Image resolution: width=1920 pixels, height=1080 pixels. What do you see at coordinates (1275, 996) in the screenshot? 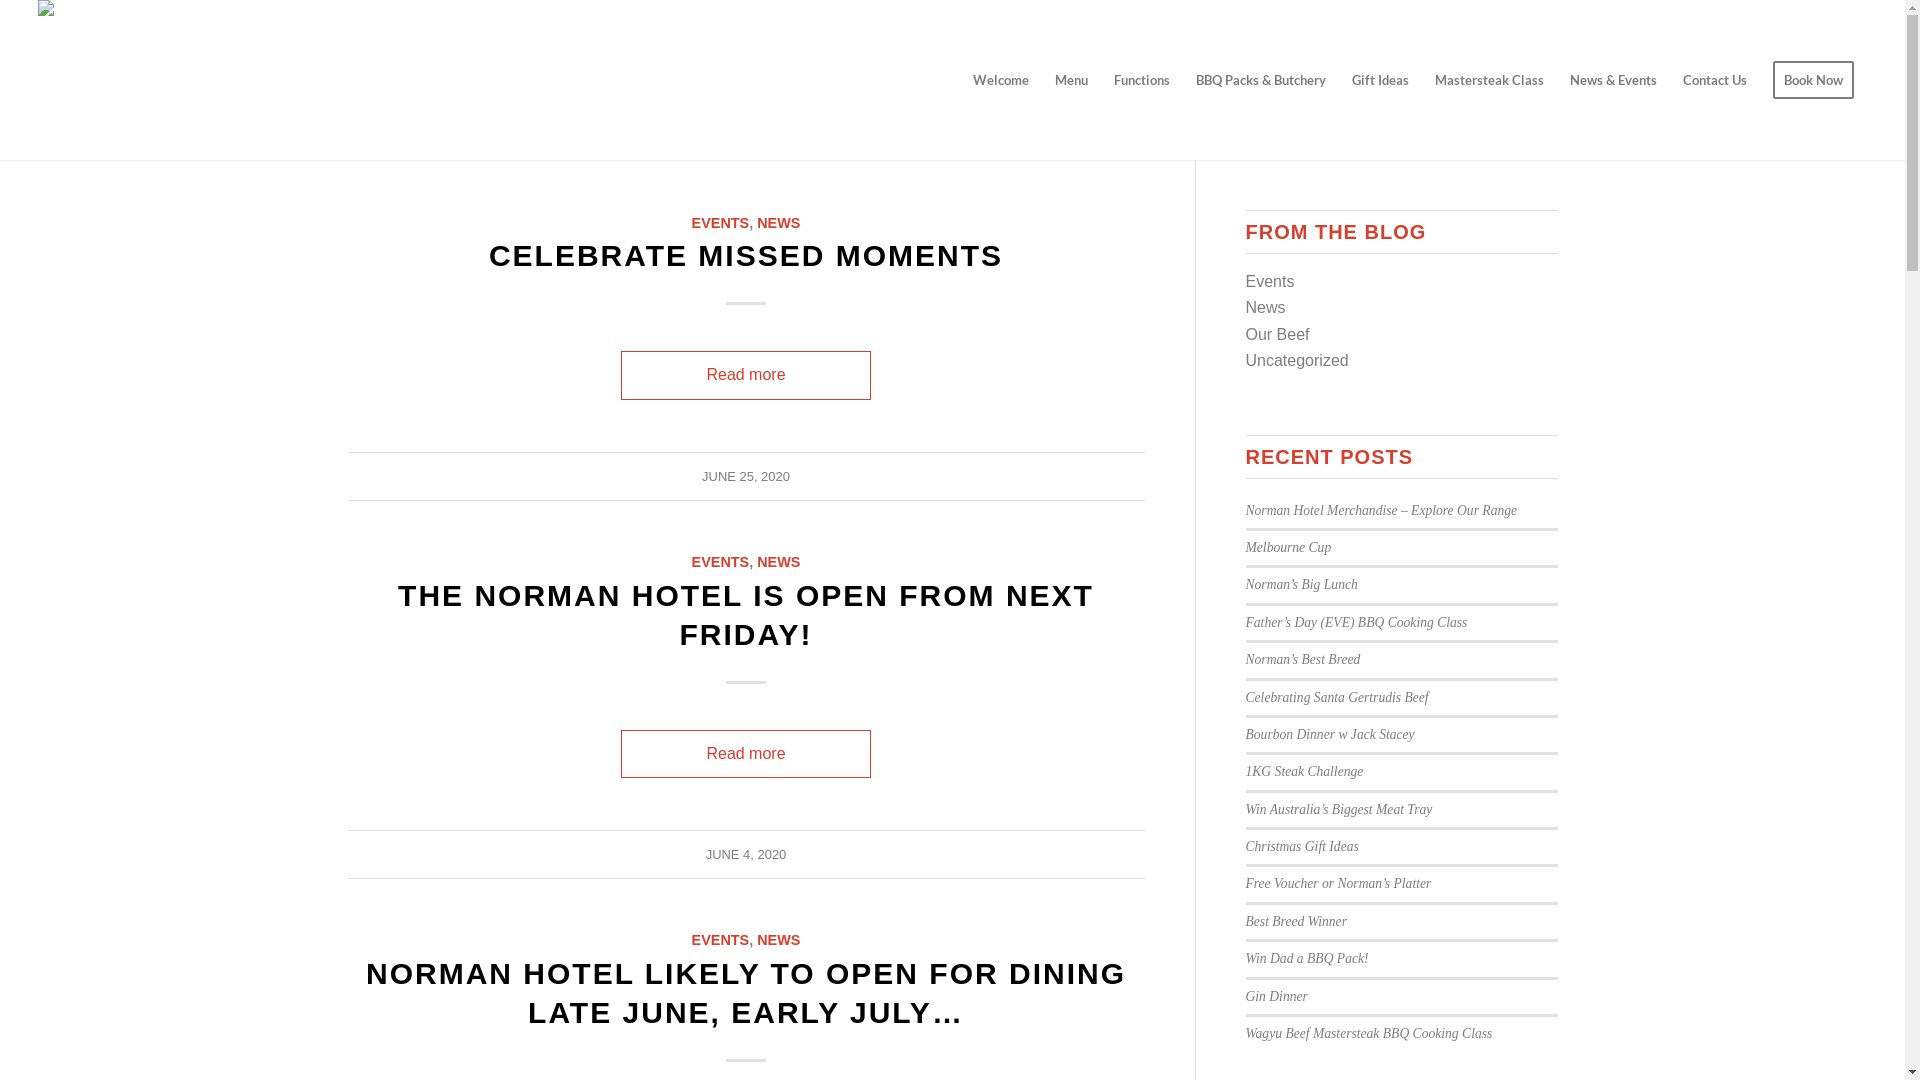
I see `'Gin Dinner'` at bounding box center [1275, 996].